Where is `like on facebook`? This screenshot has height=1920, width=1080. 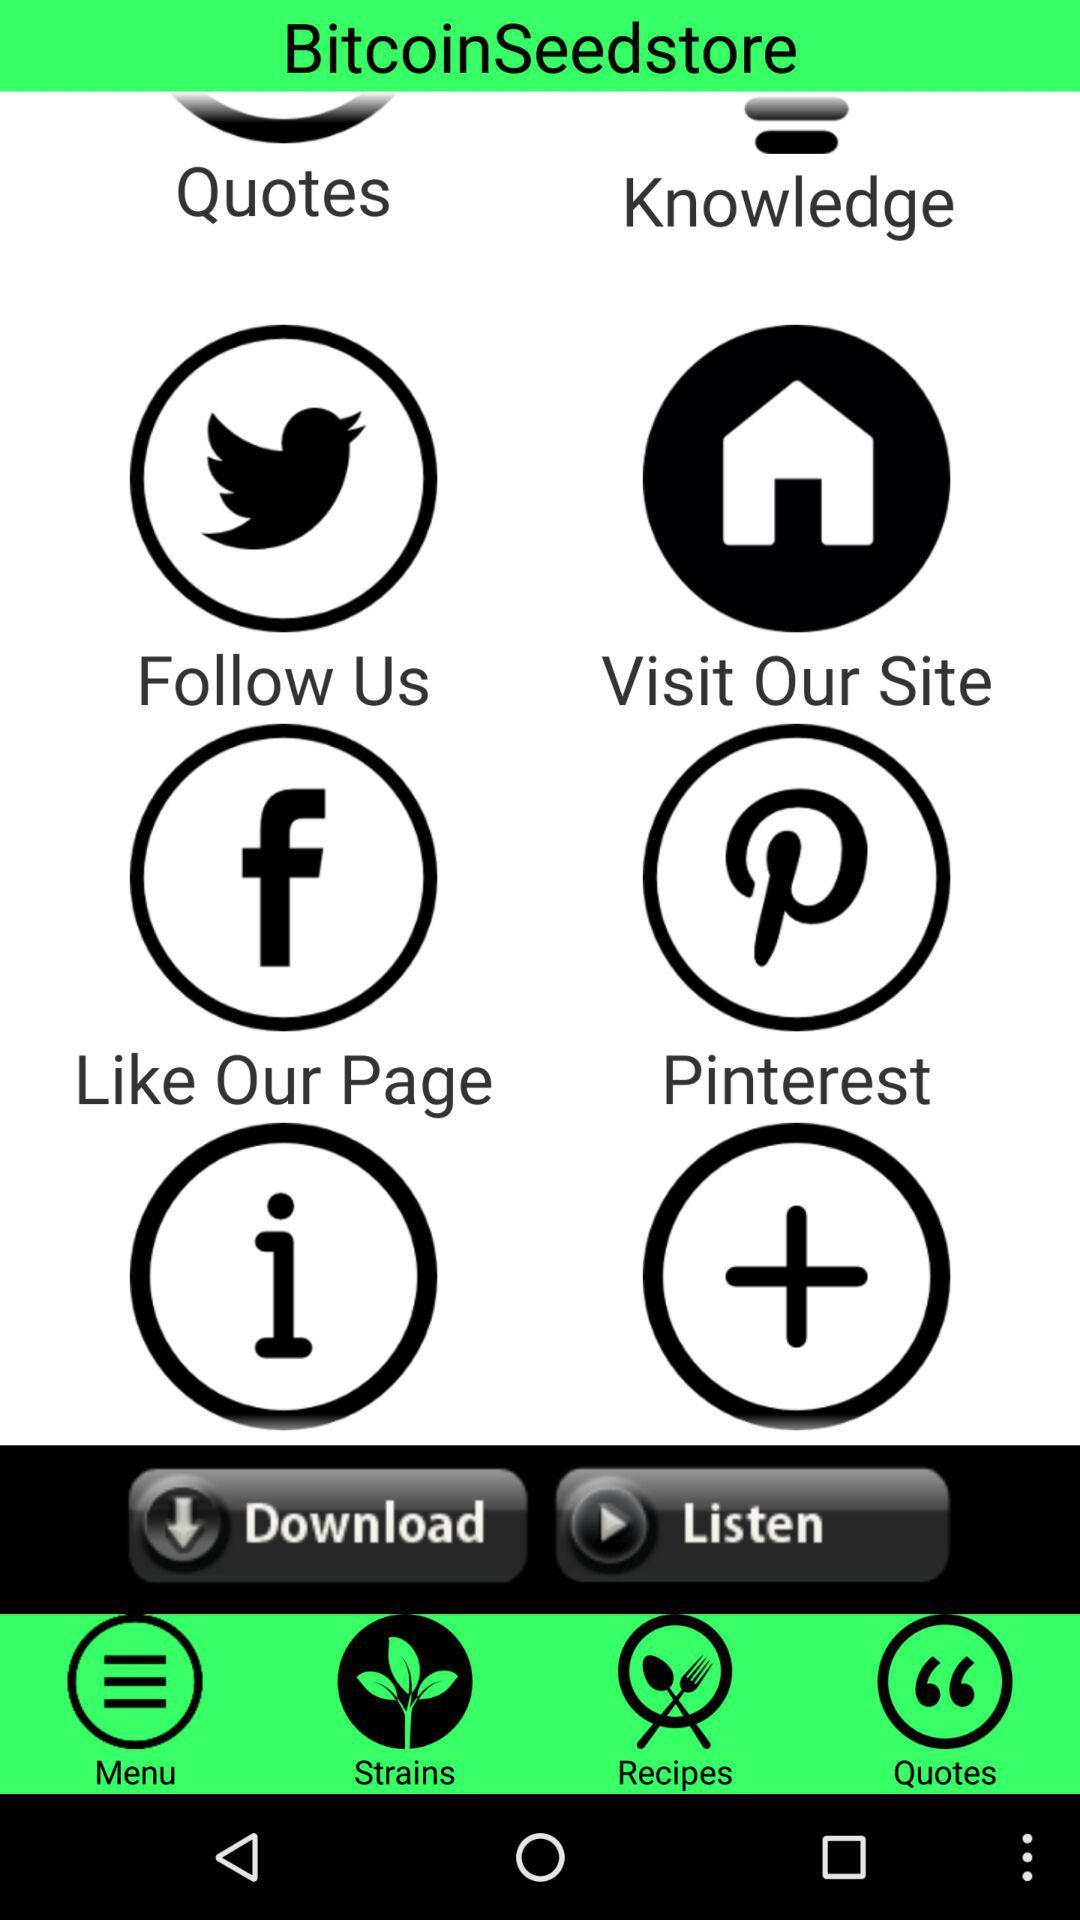
like on facebook is located at coordinates (283, 877).